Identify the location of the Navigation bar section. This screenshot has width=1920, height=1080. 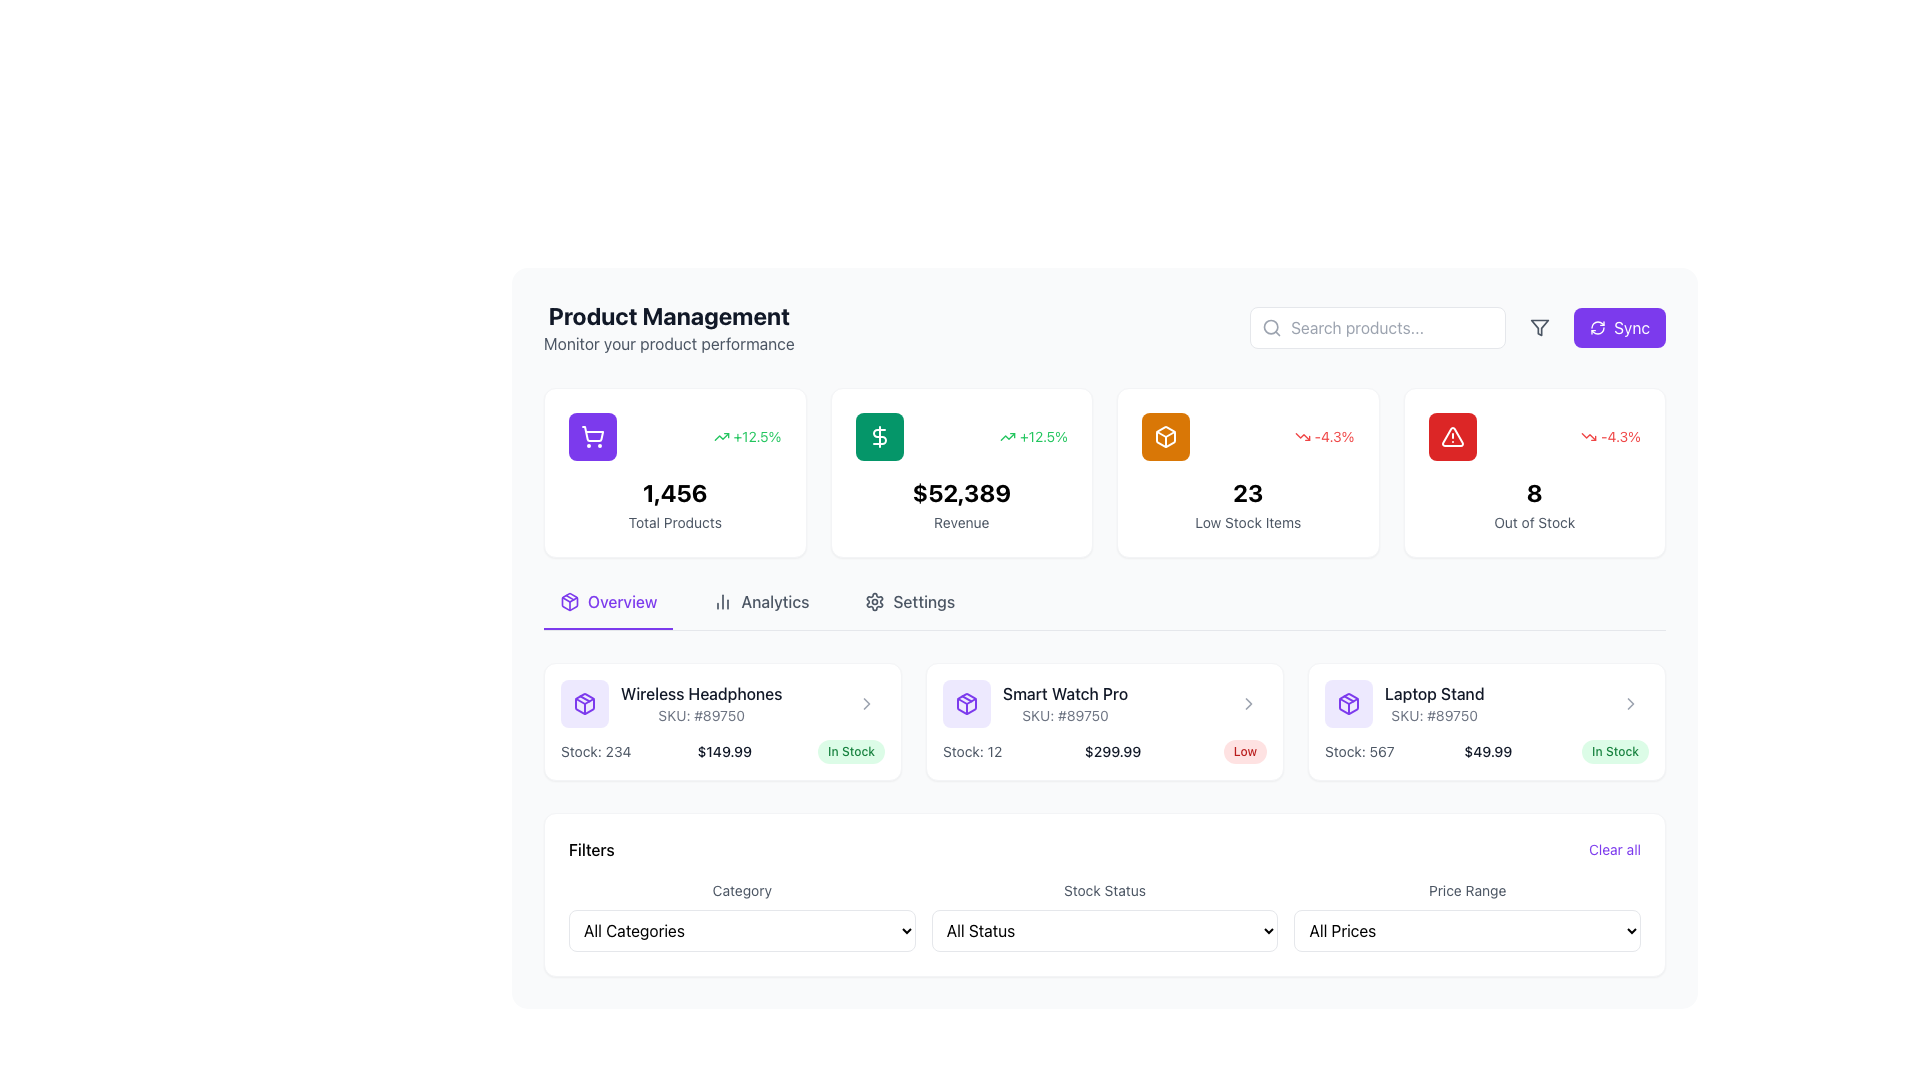
(1103, 608).